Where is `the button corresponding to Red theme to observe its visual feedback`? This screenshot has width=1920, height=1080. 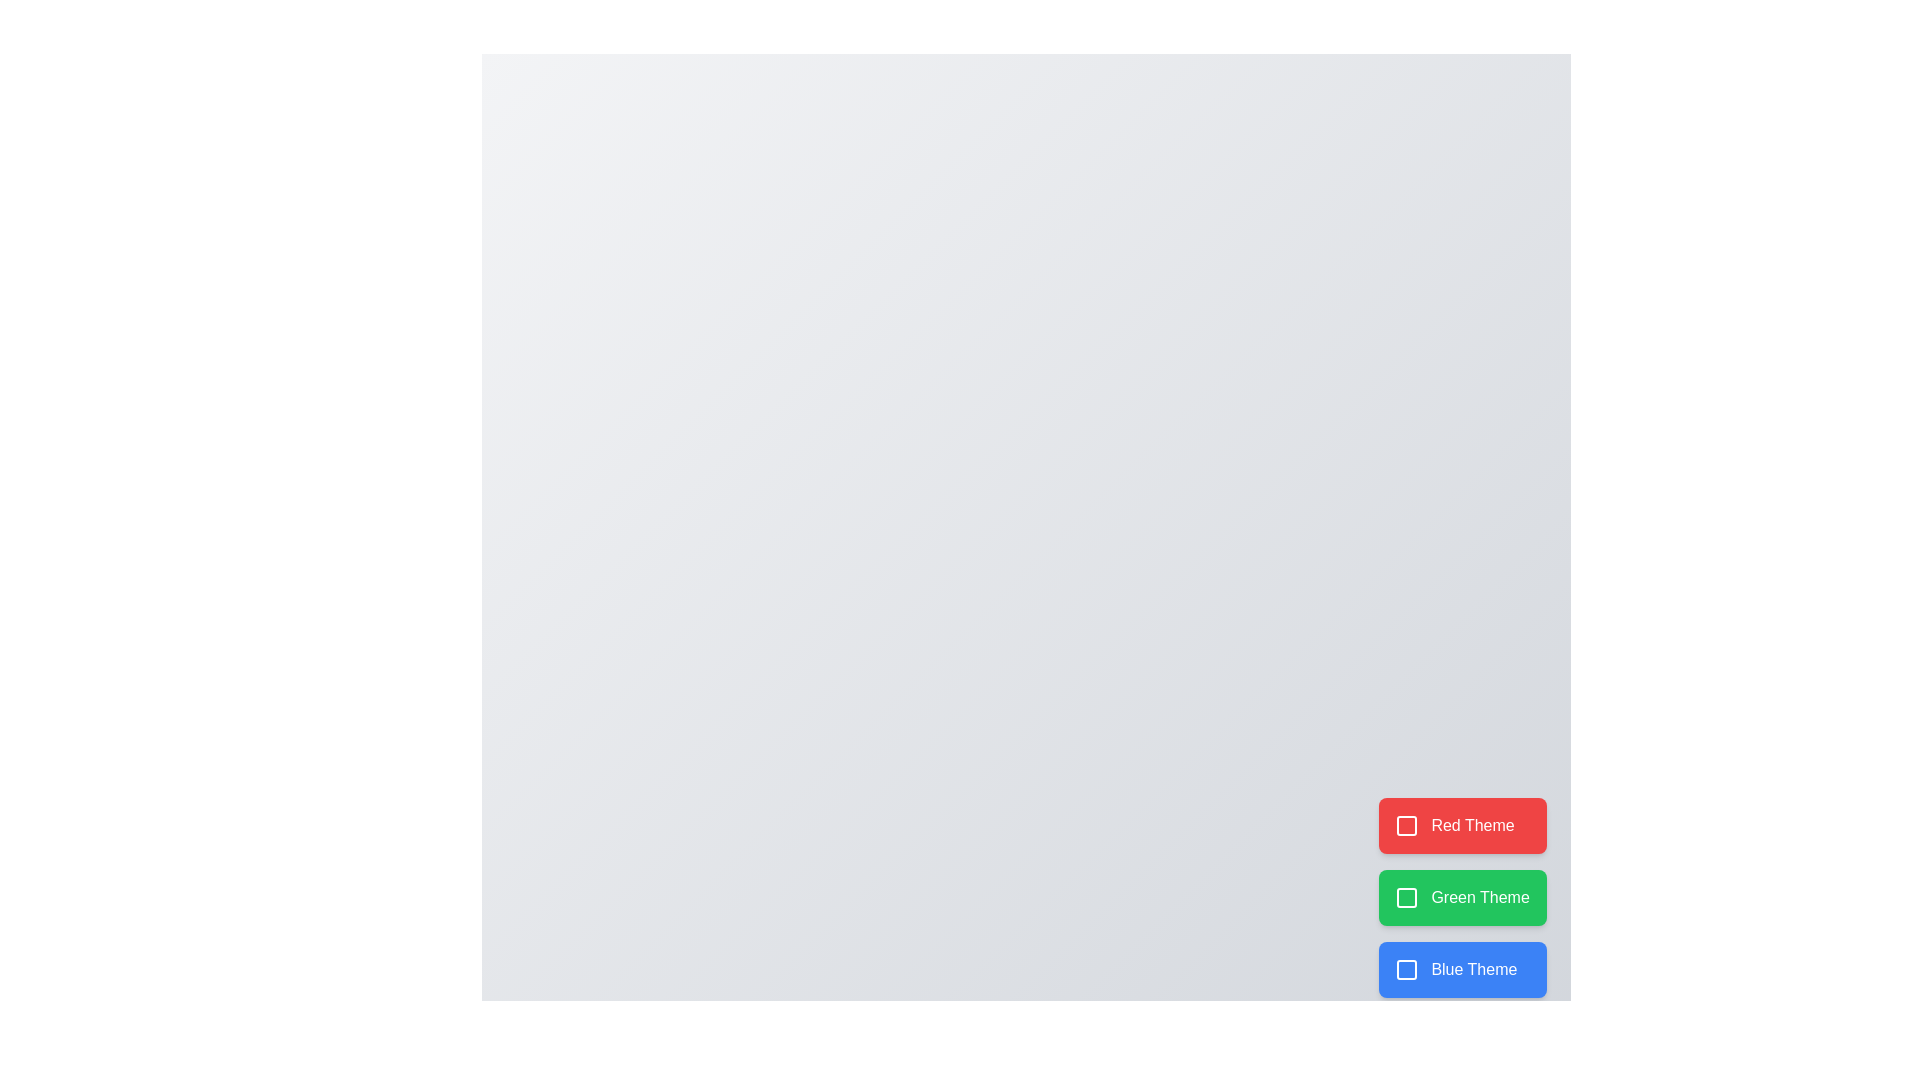 the button corresponding to Red theme to observe its visual feedback is located at coordinates (1463, 825).